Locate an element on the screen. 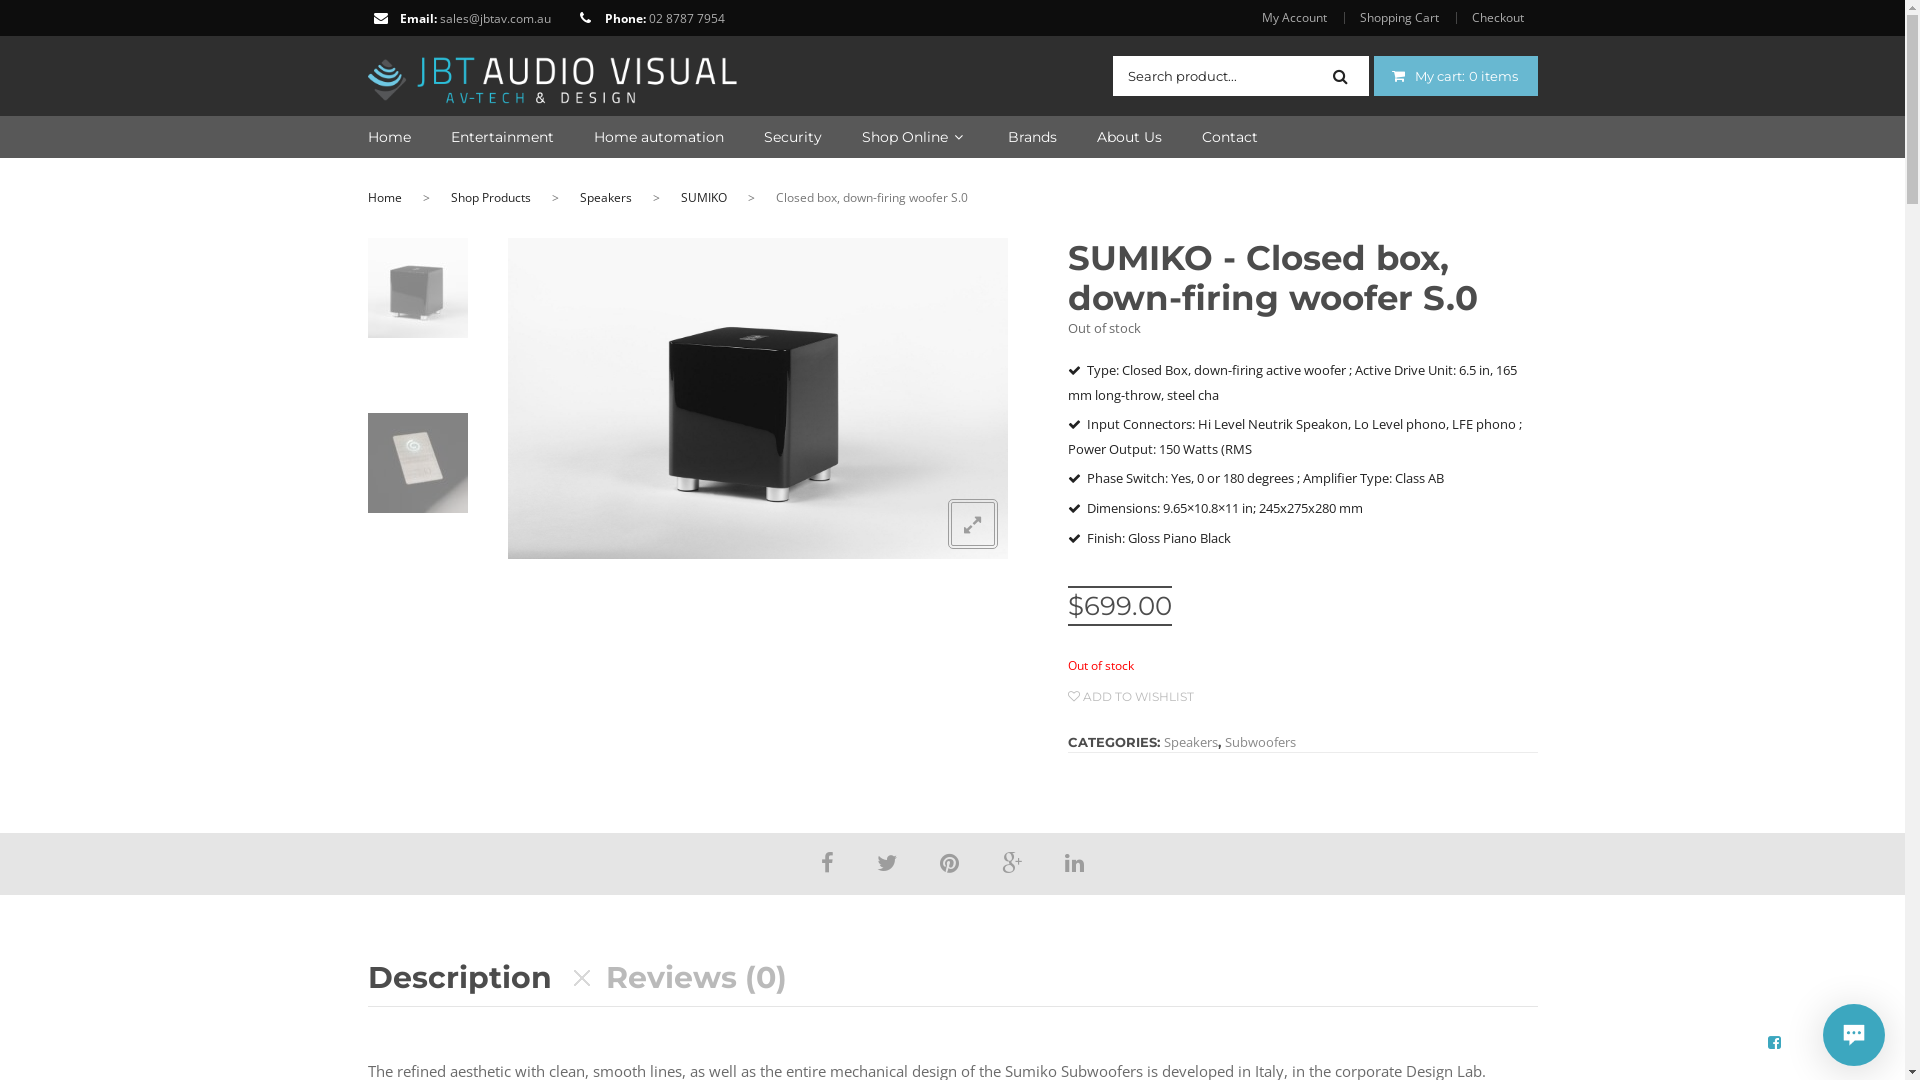 The width and height of the screenshot is (1920, 1080). 'Pinterest' is located at coordinates (948, 860).